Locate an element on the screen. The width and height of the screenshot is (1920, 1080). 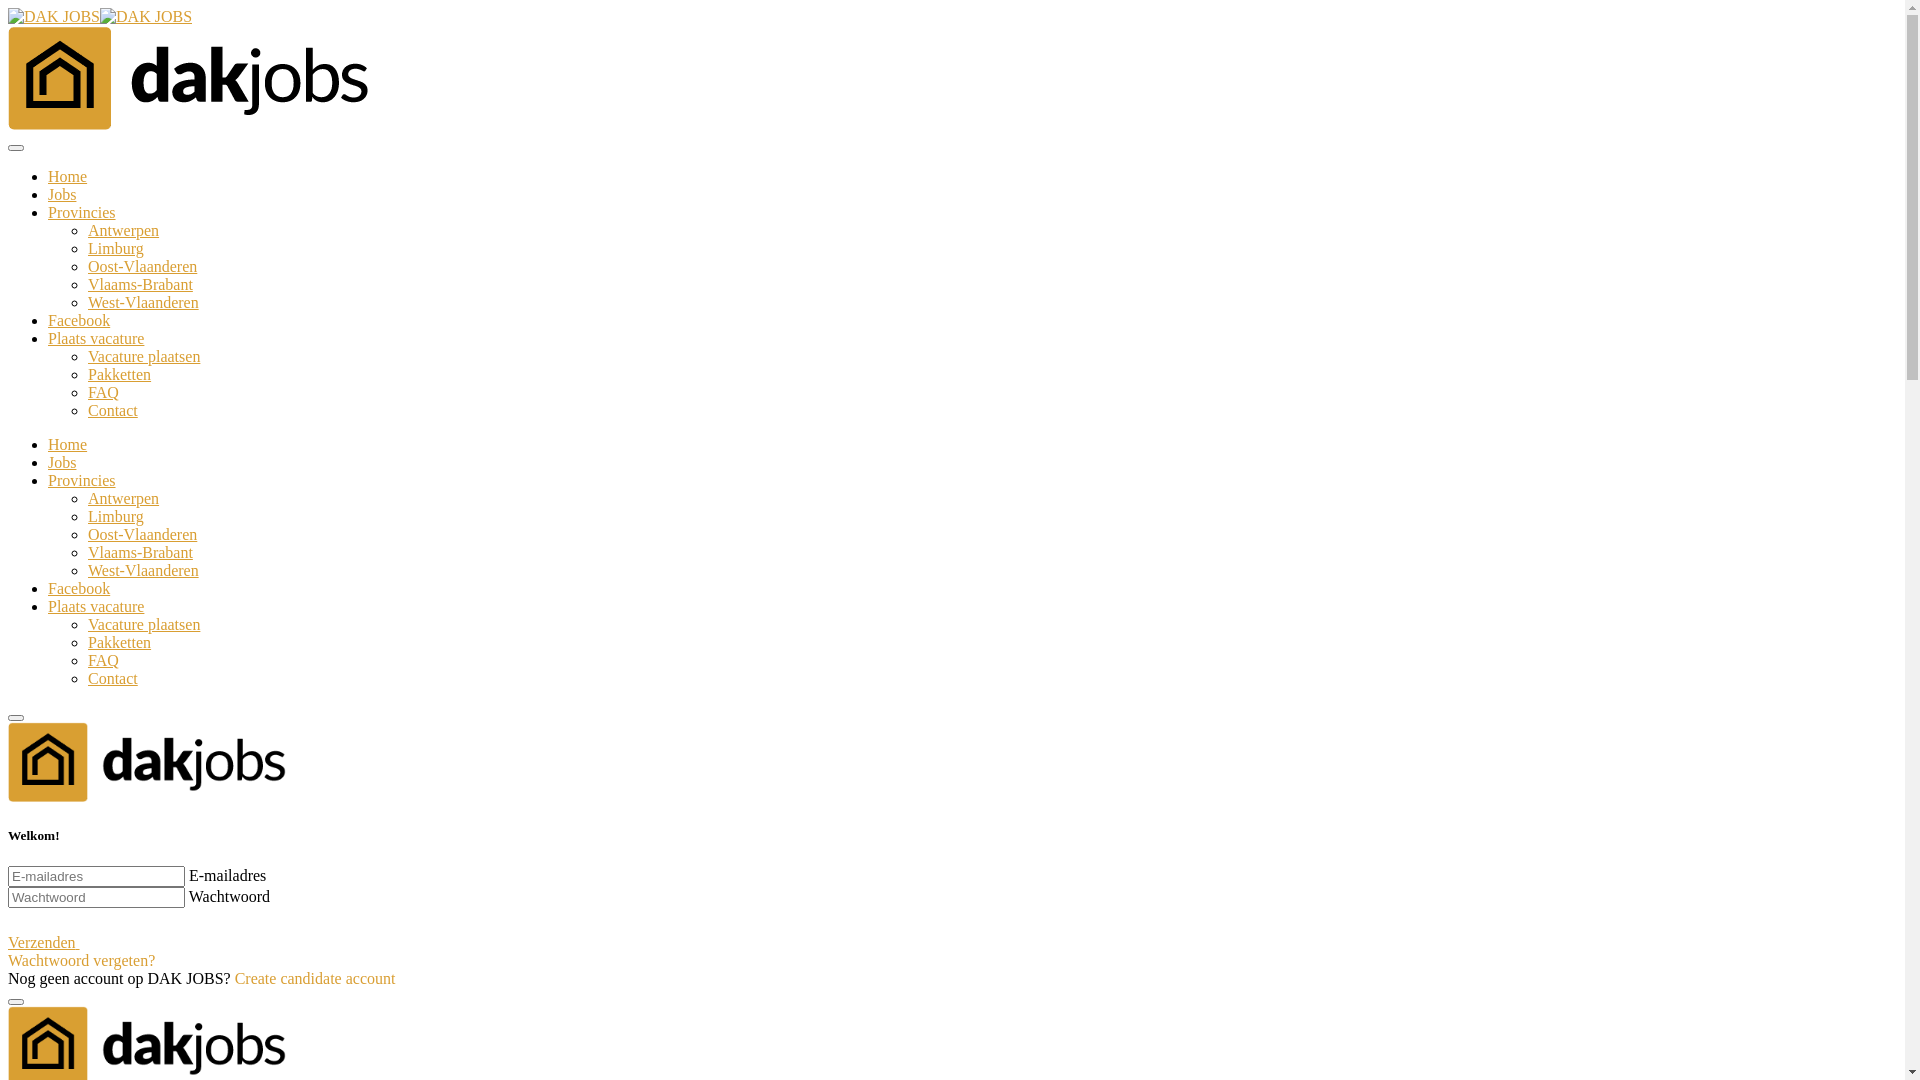
'Plaats vacature' is located at coordinates (95, 605).